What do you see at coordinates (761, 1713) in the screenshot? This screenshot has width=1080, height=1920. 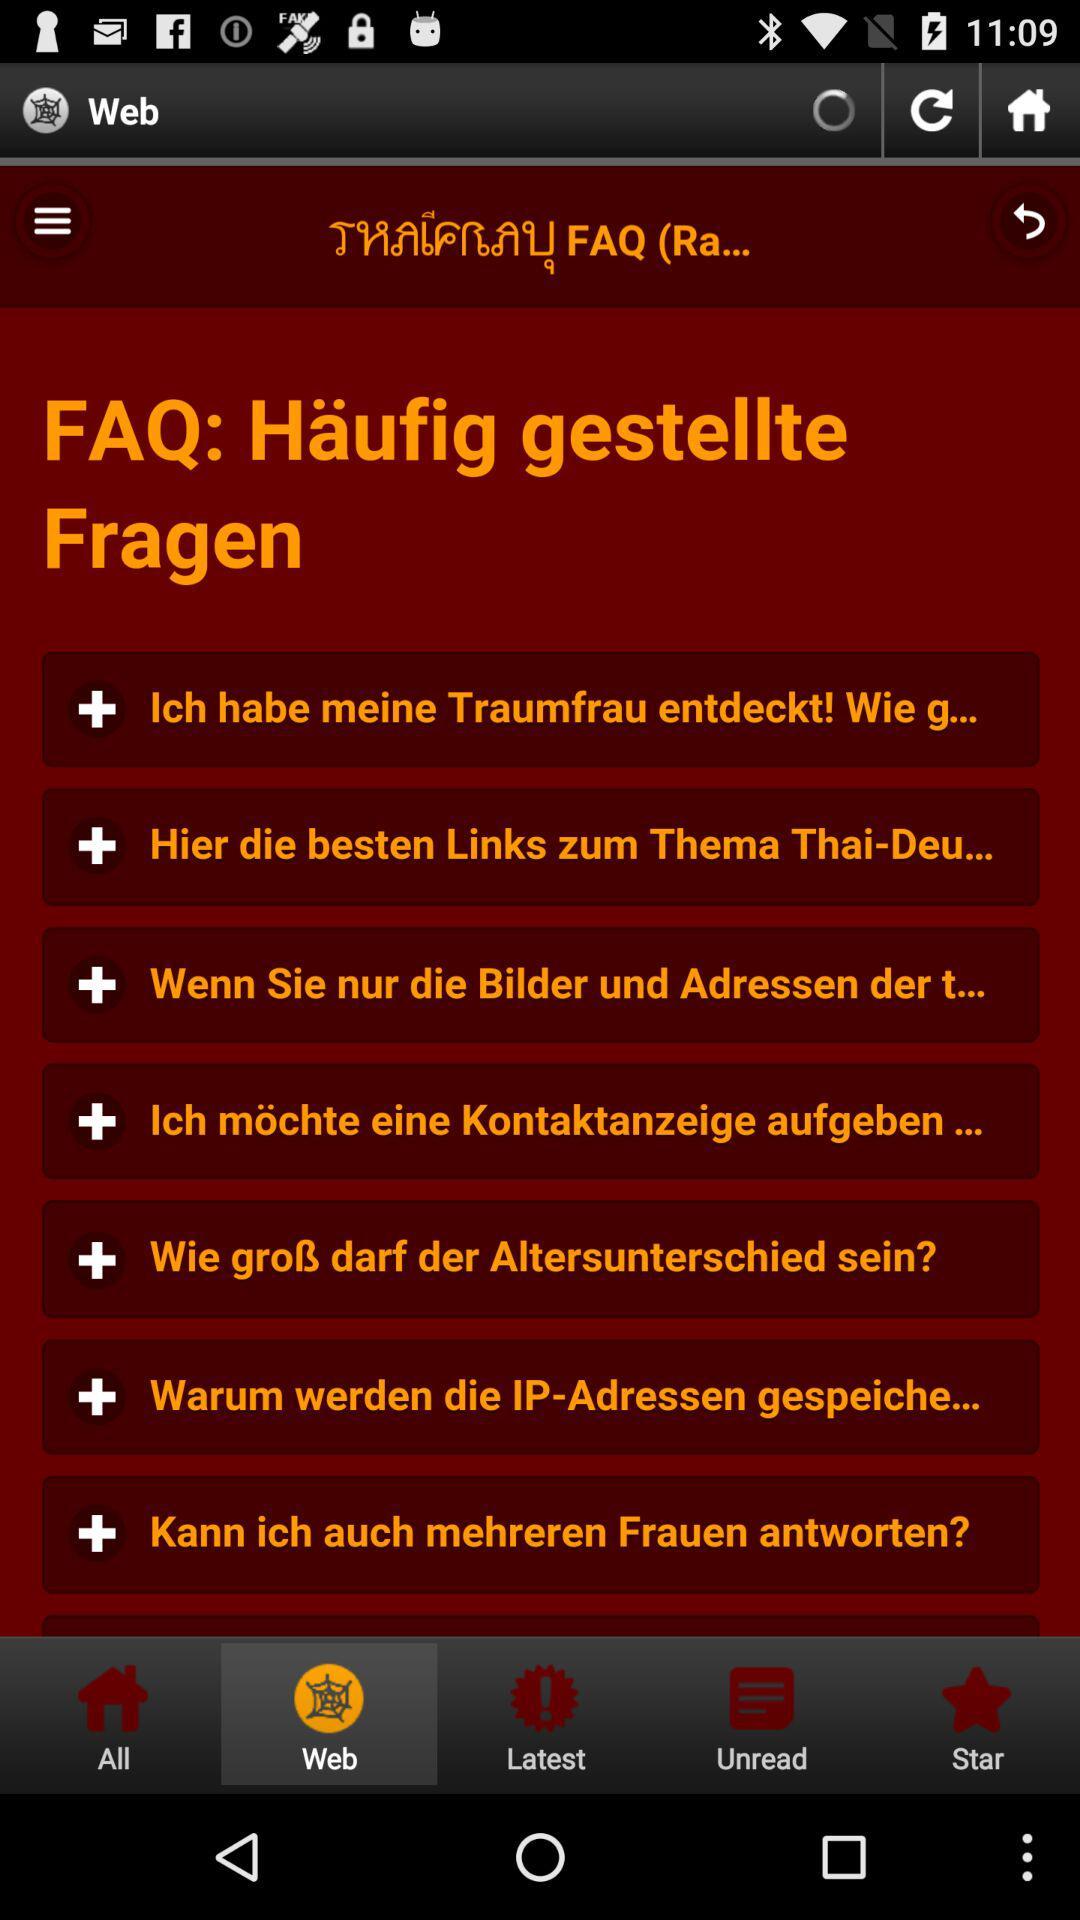 I see `unread` at bounding box center [761, 1713].